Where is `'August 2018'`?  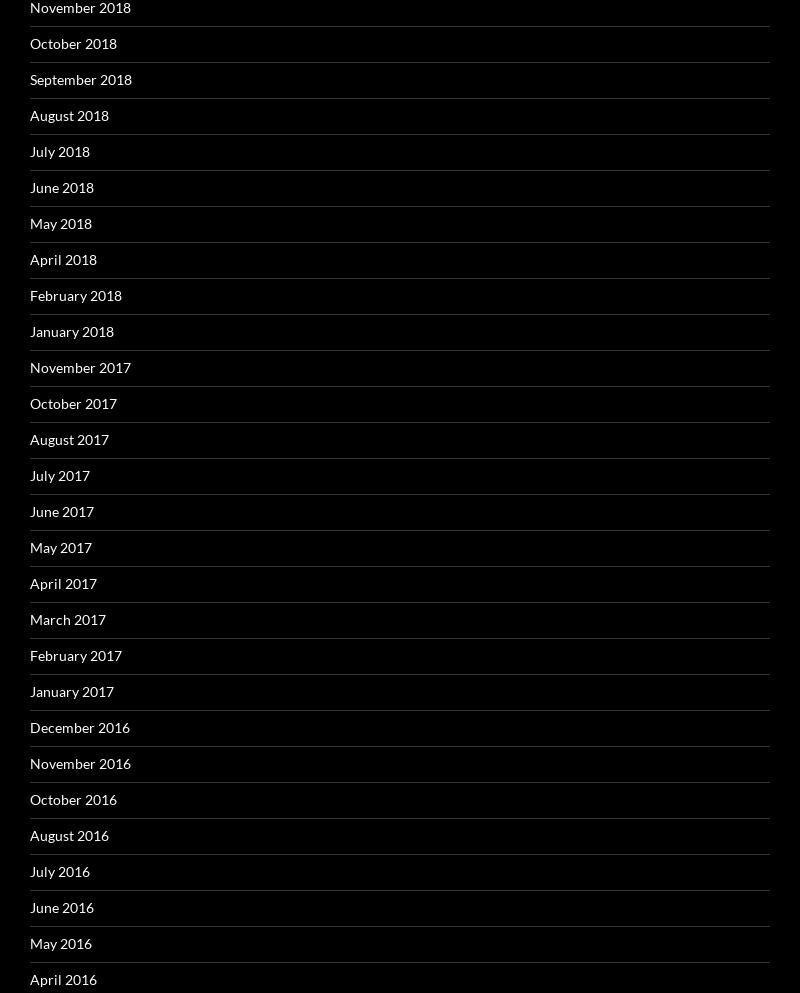 'August 2018' is located at coordinates (30, 113).